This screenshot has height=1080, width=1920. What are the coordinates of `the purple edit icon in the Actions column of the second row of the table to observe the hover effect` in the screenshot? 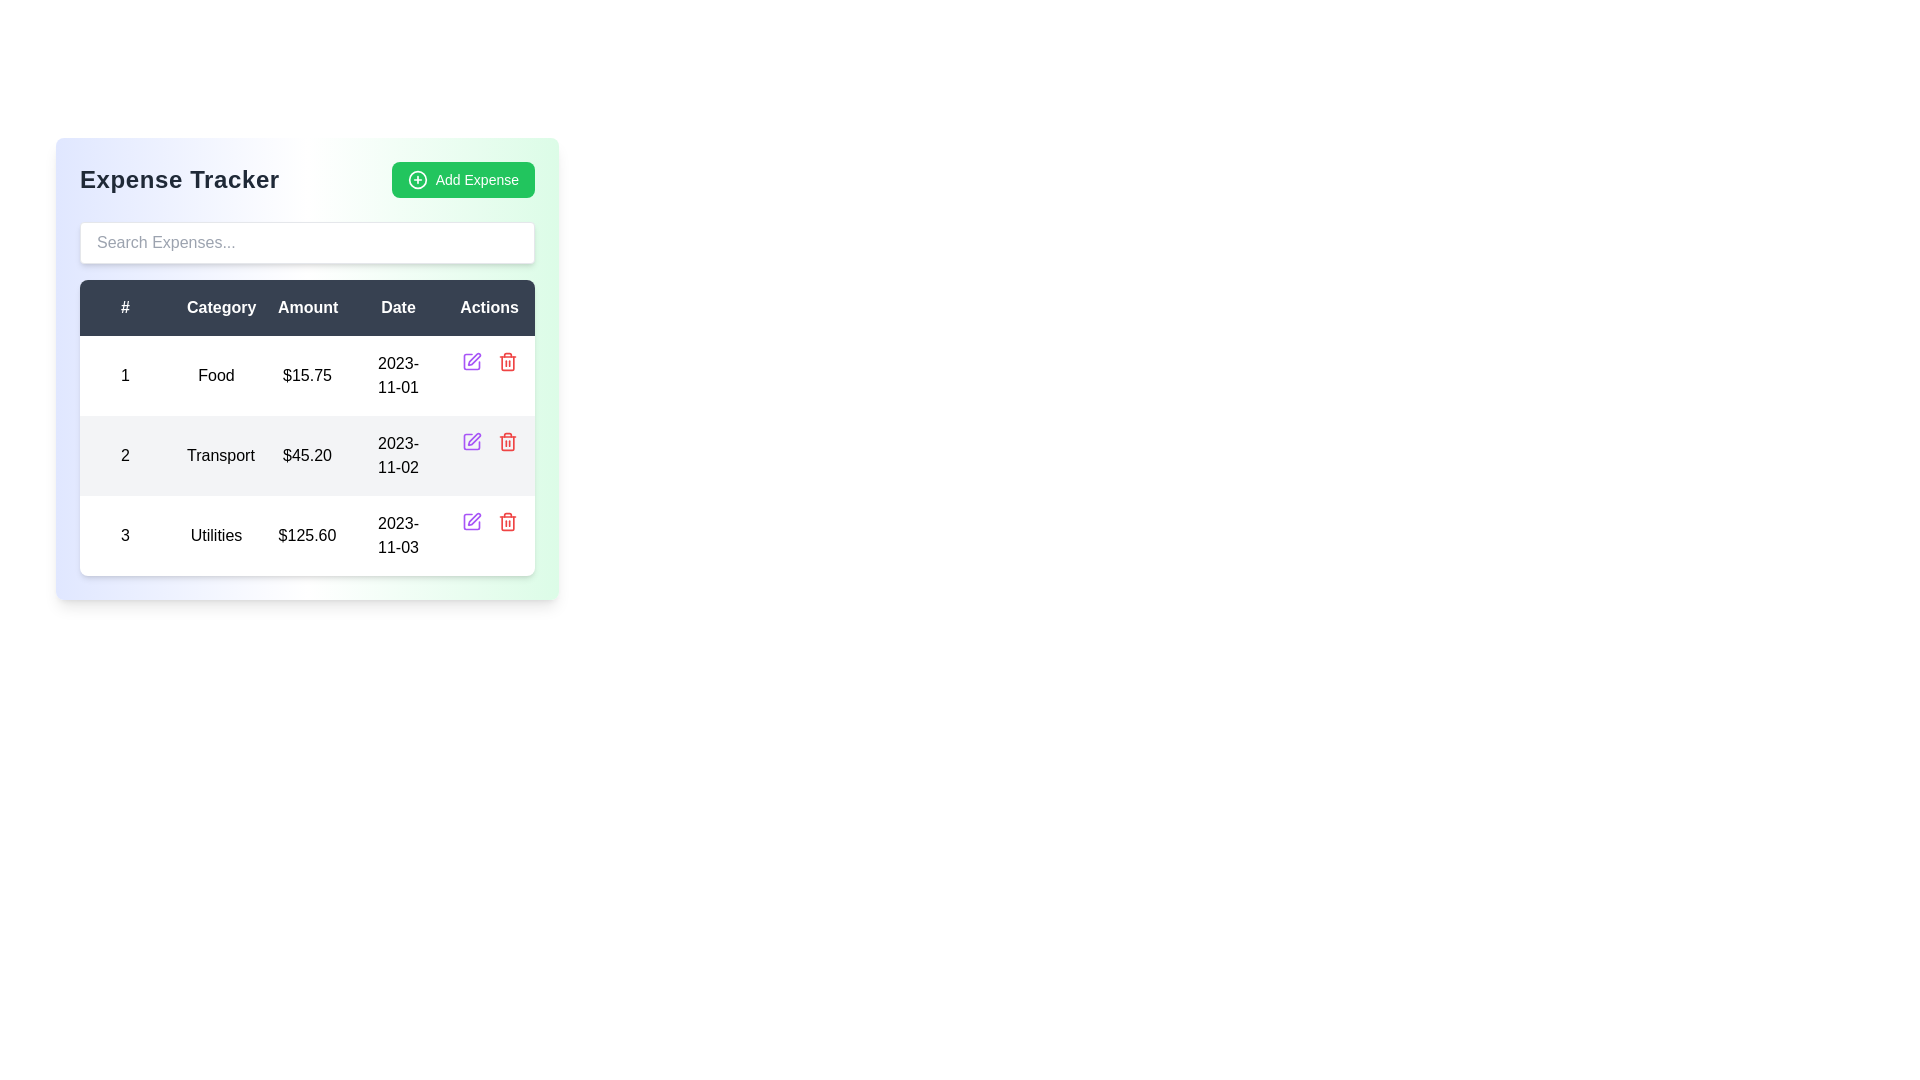 It's located at (470, 520).